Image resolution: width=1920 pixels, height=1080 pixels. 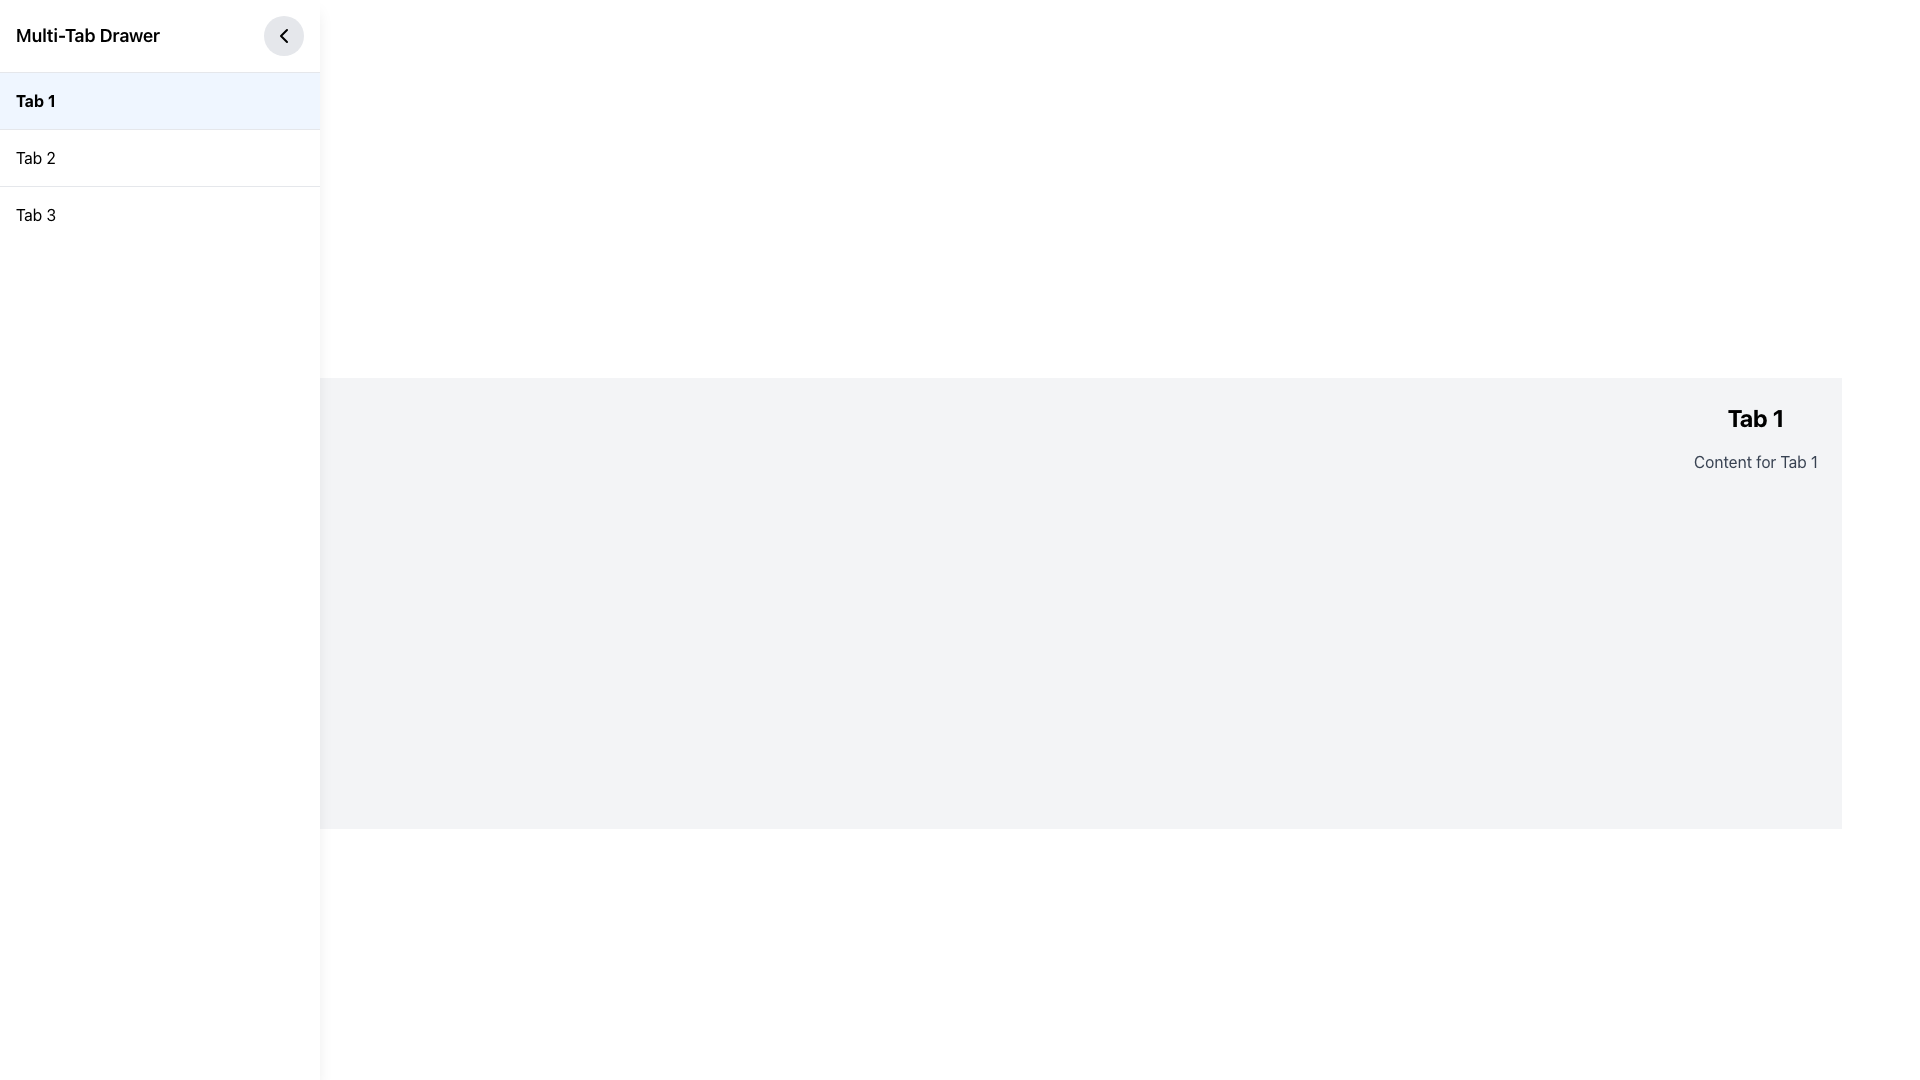 I want to click on the left-pointing chevron icon in the header next to the 'Multi-Tab Drawer' label, so click(x=282, y=35).